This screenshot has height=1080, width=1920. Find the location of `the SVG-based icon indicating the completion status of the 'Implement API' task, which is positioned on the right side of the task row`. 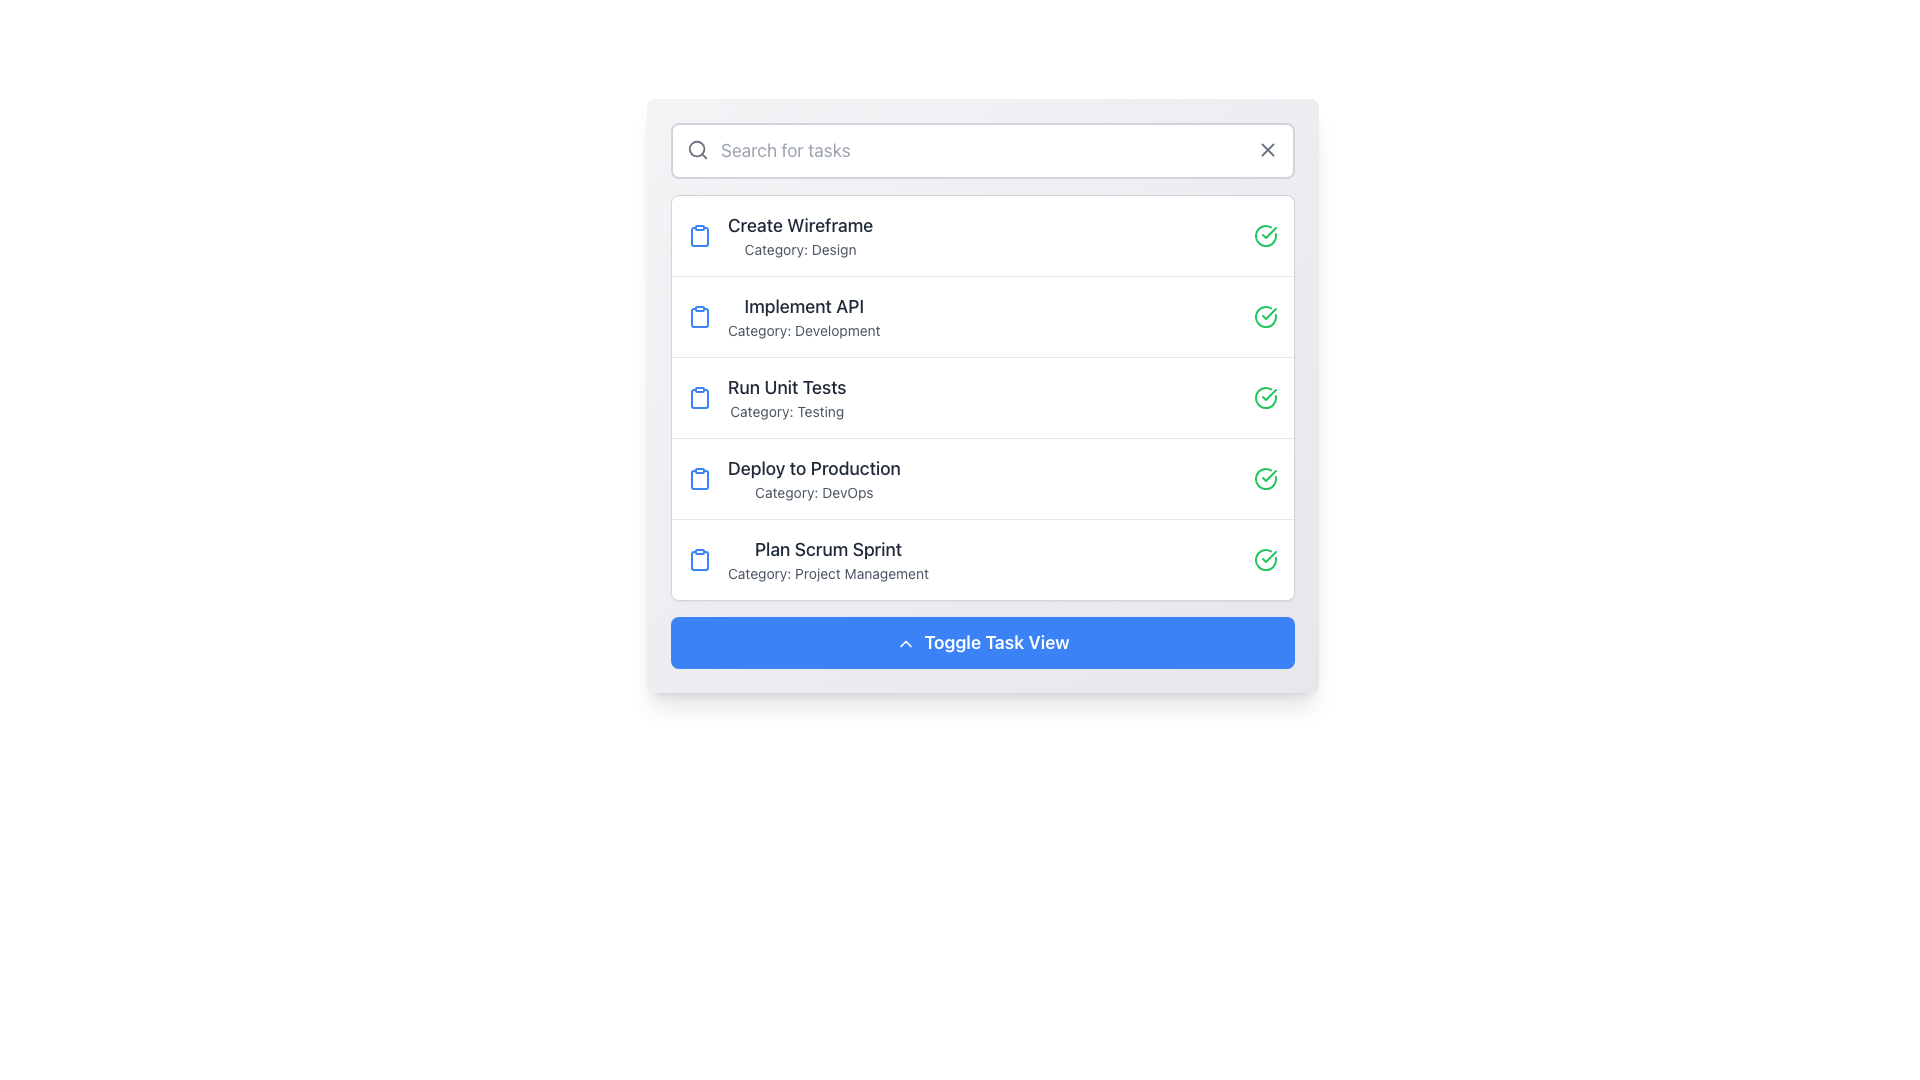

the SVG-based icon indicating the completion status of the 'Implement API' task, which is positioned on the right side of the task row is located at coordinates (1265, 315).